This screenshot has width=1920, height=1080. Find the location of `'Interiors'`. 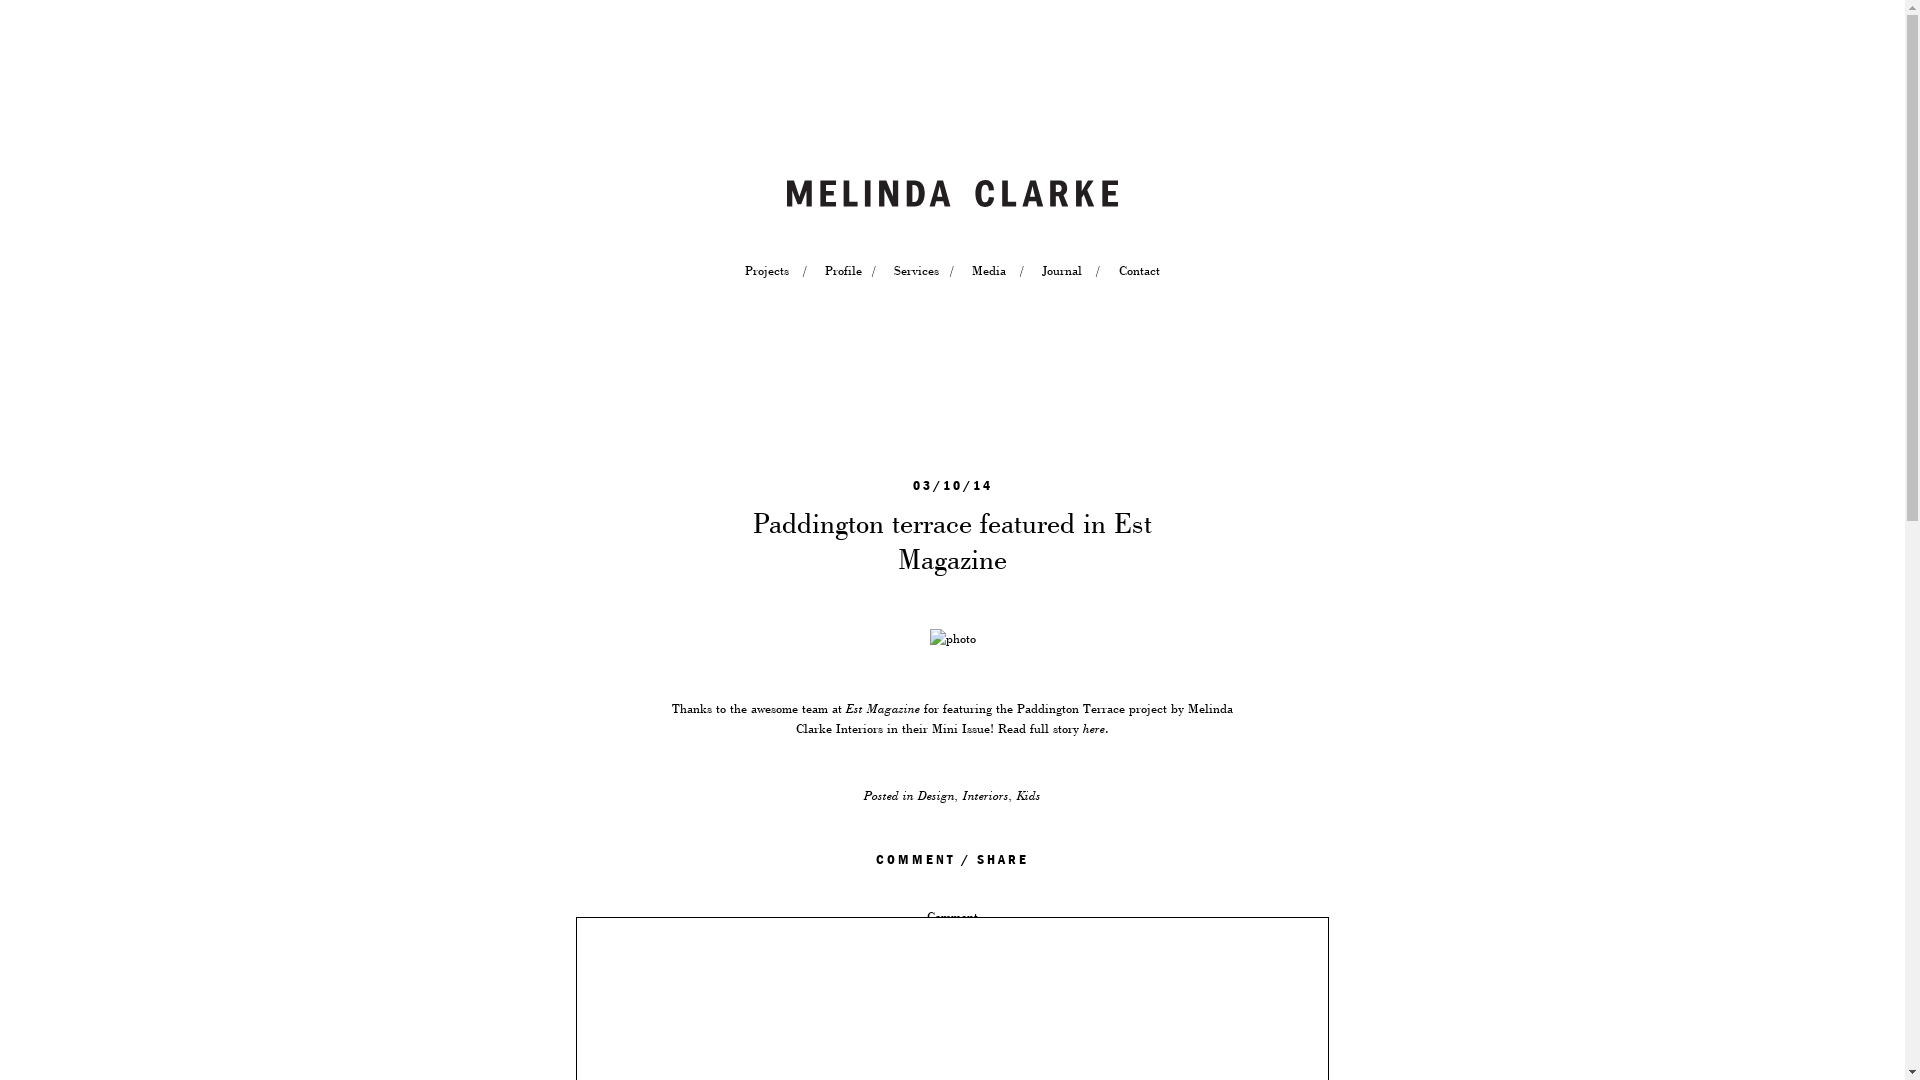

'Interiors' is located at coordinates (985, 794).